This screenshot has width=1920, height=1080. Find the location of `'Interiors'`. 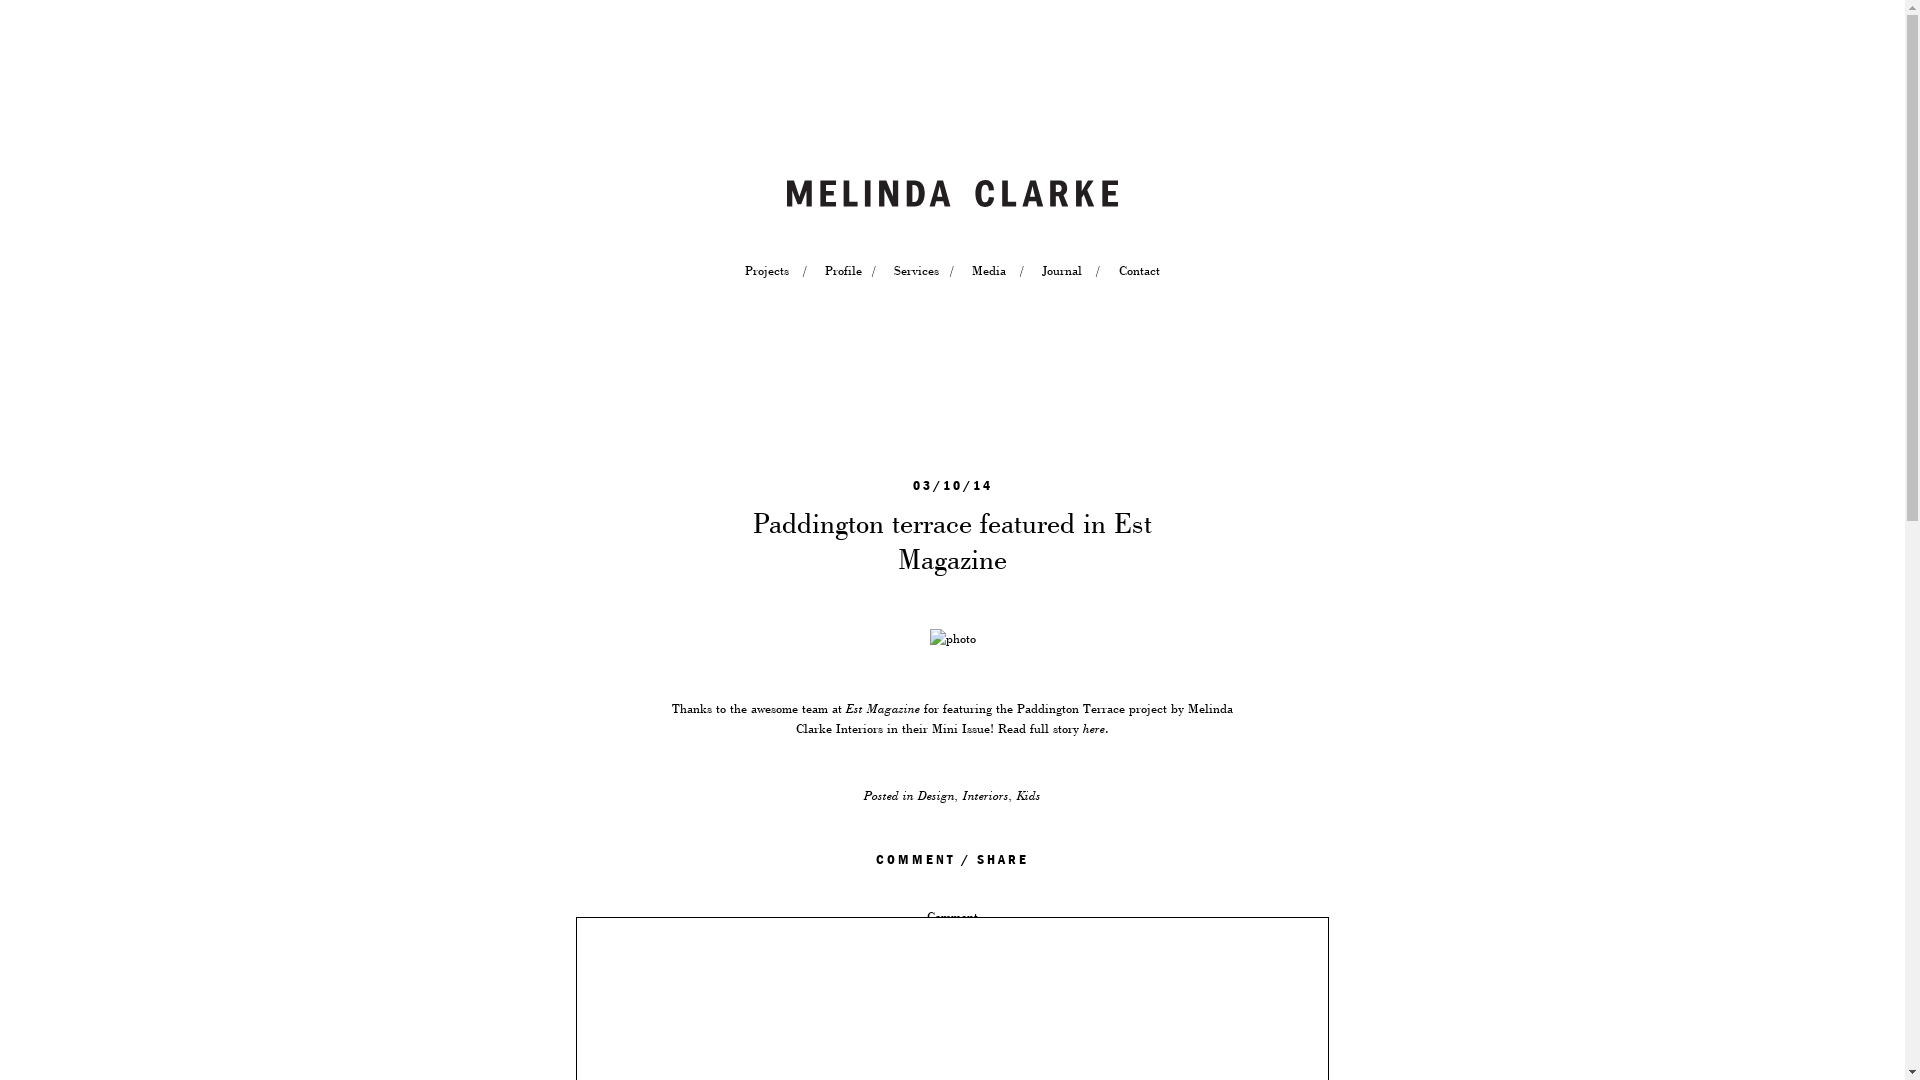

'Interiors' is located at coordinates (985, 794).